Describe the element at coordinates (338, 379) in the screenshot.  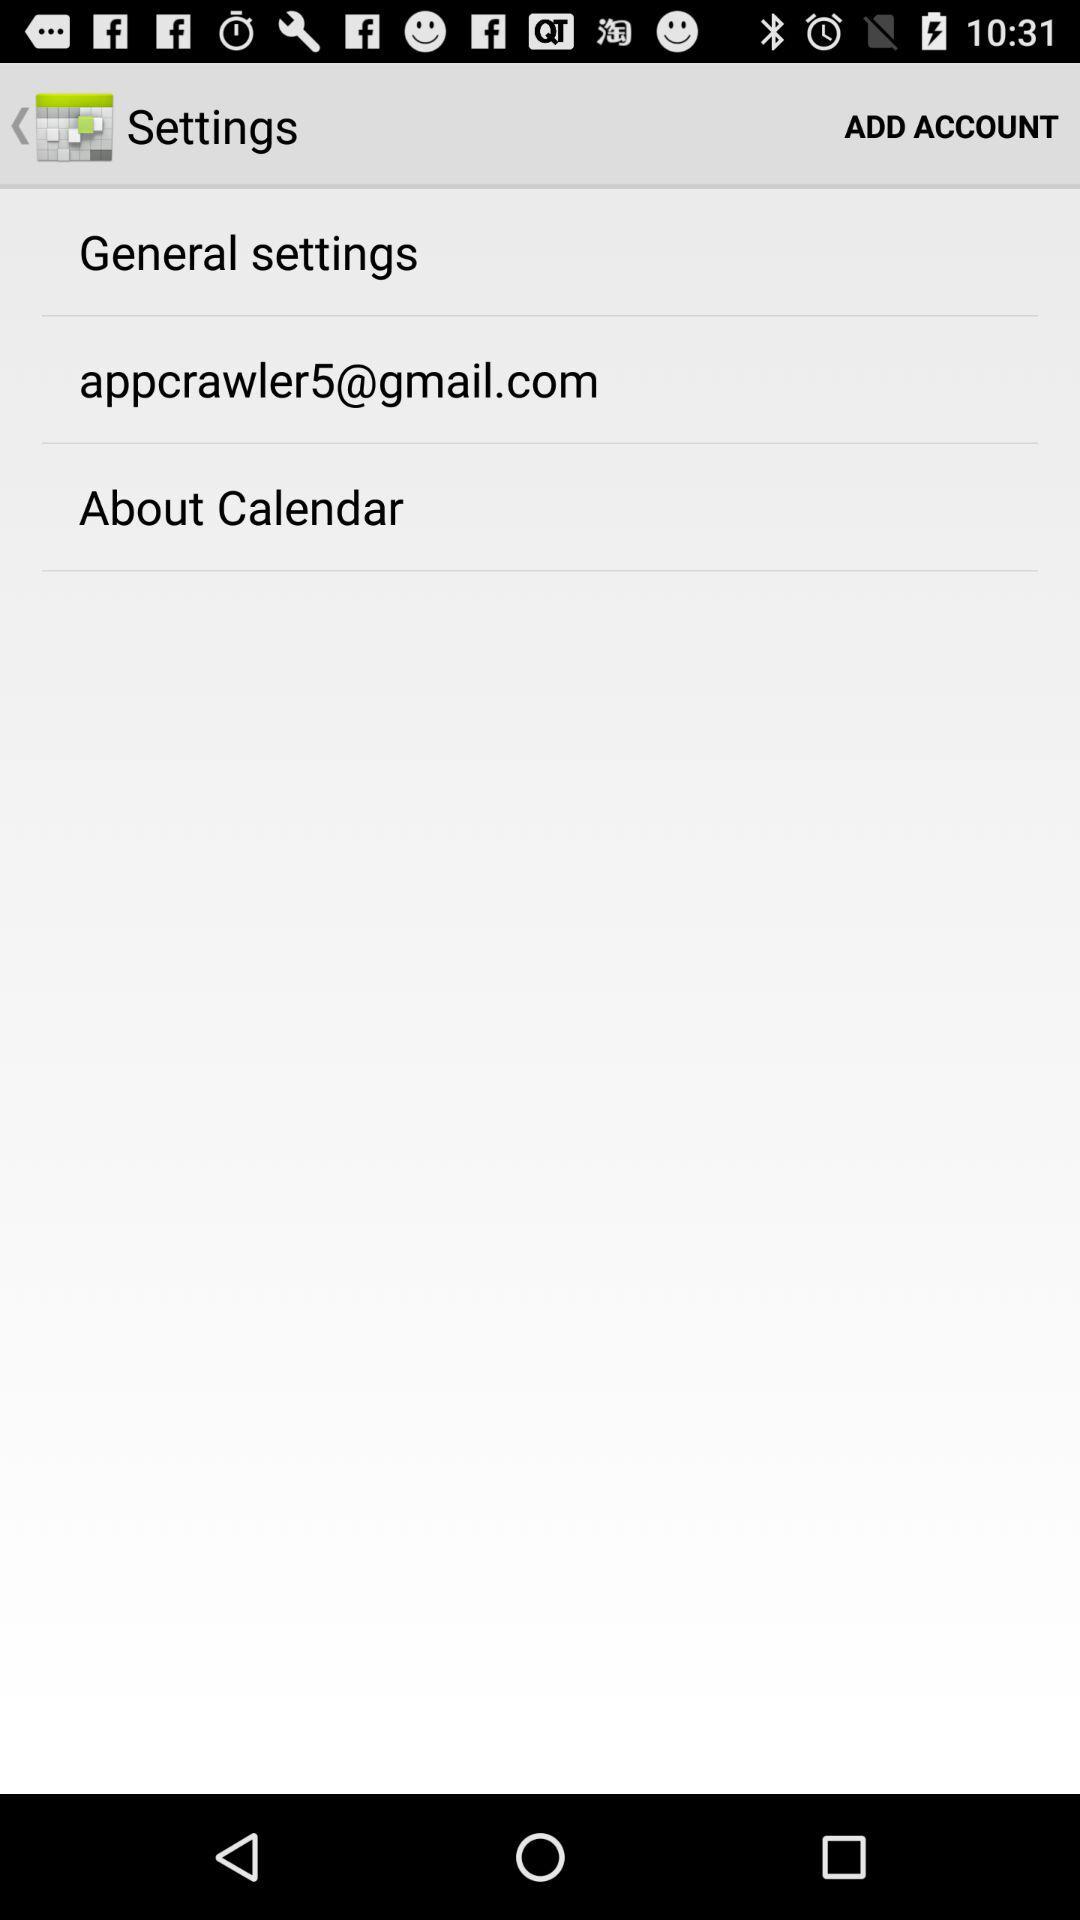
I see `the icon above about calendar app` at that location.